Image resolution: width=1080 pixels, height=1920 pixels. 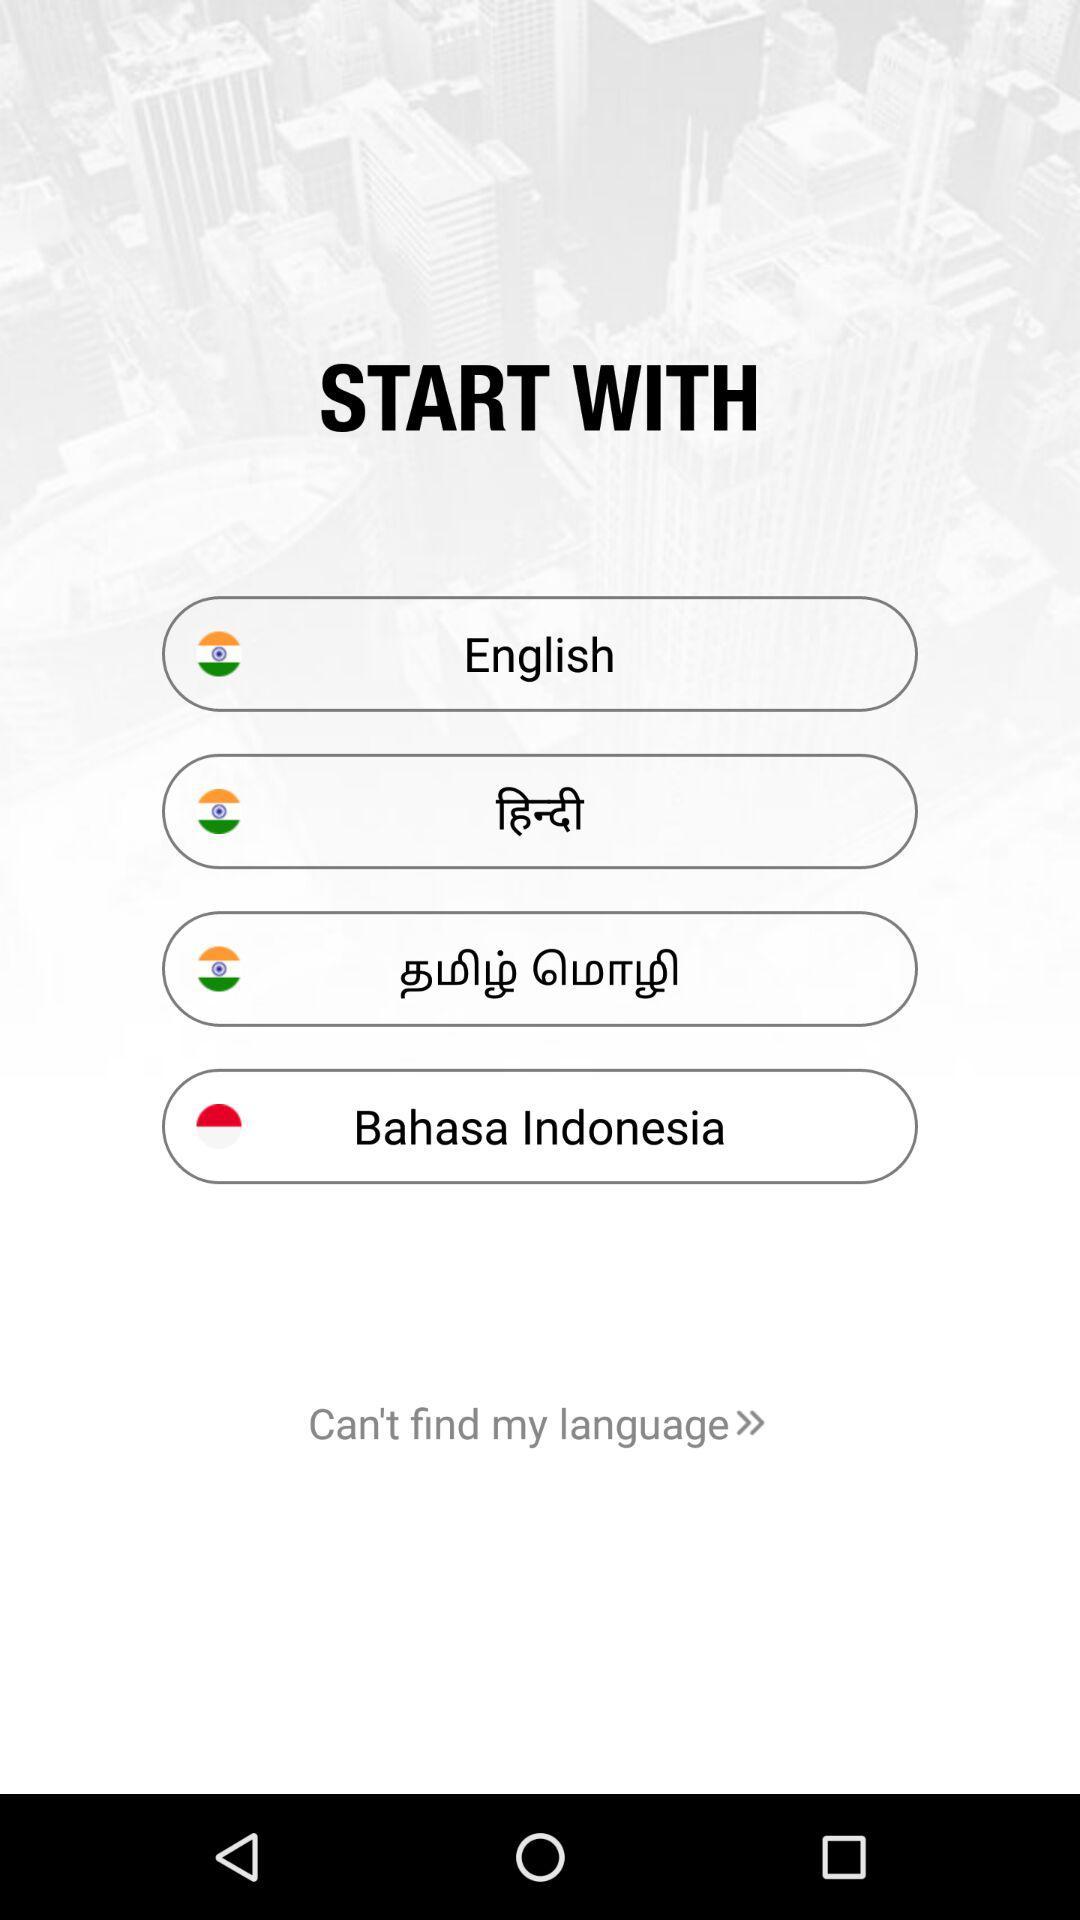 I want to click on the item below the bahasa indonesia icon, so click(x=540, y=1421).